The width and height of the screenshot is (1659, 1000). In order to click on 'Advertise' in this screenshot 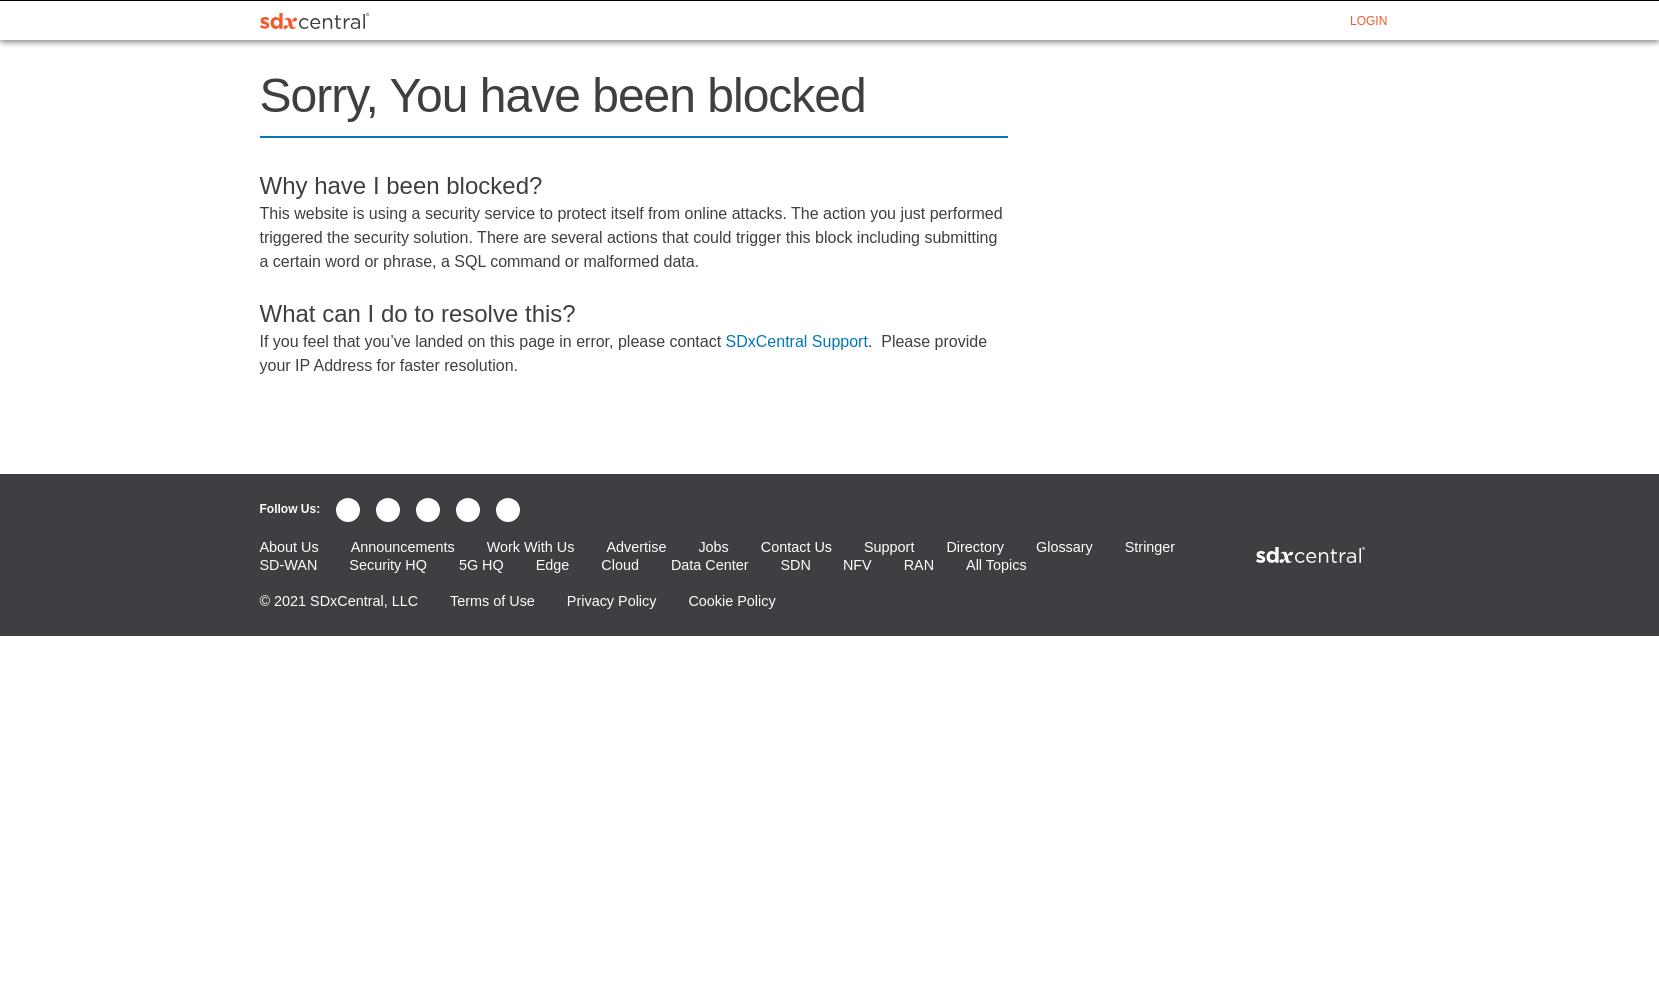, I will do `click(606, 546)`.